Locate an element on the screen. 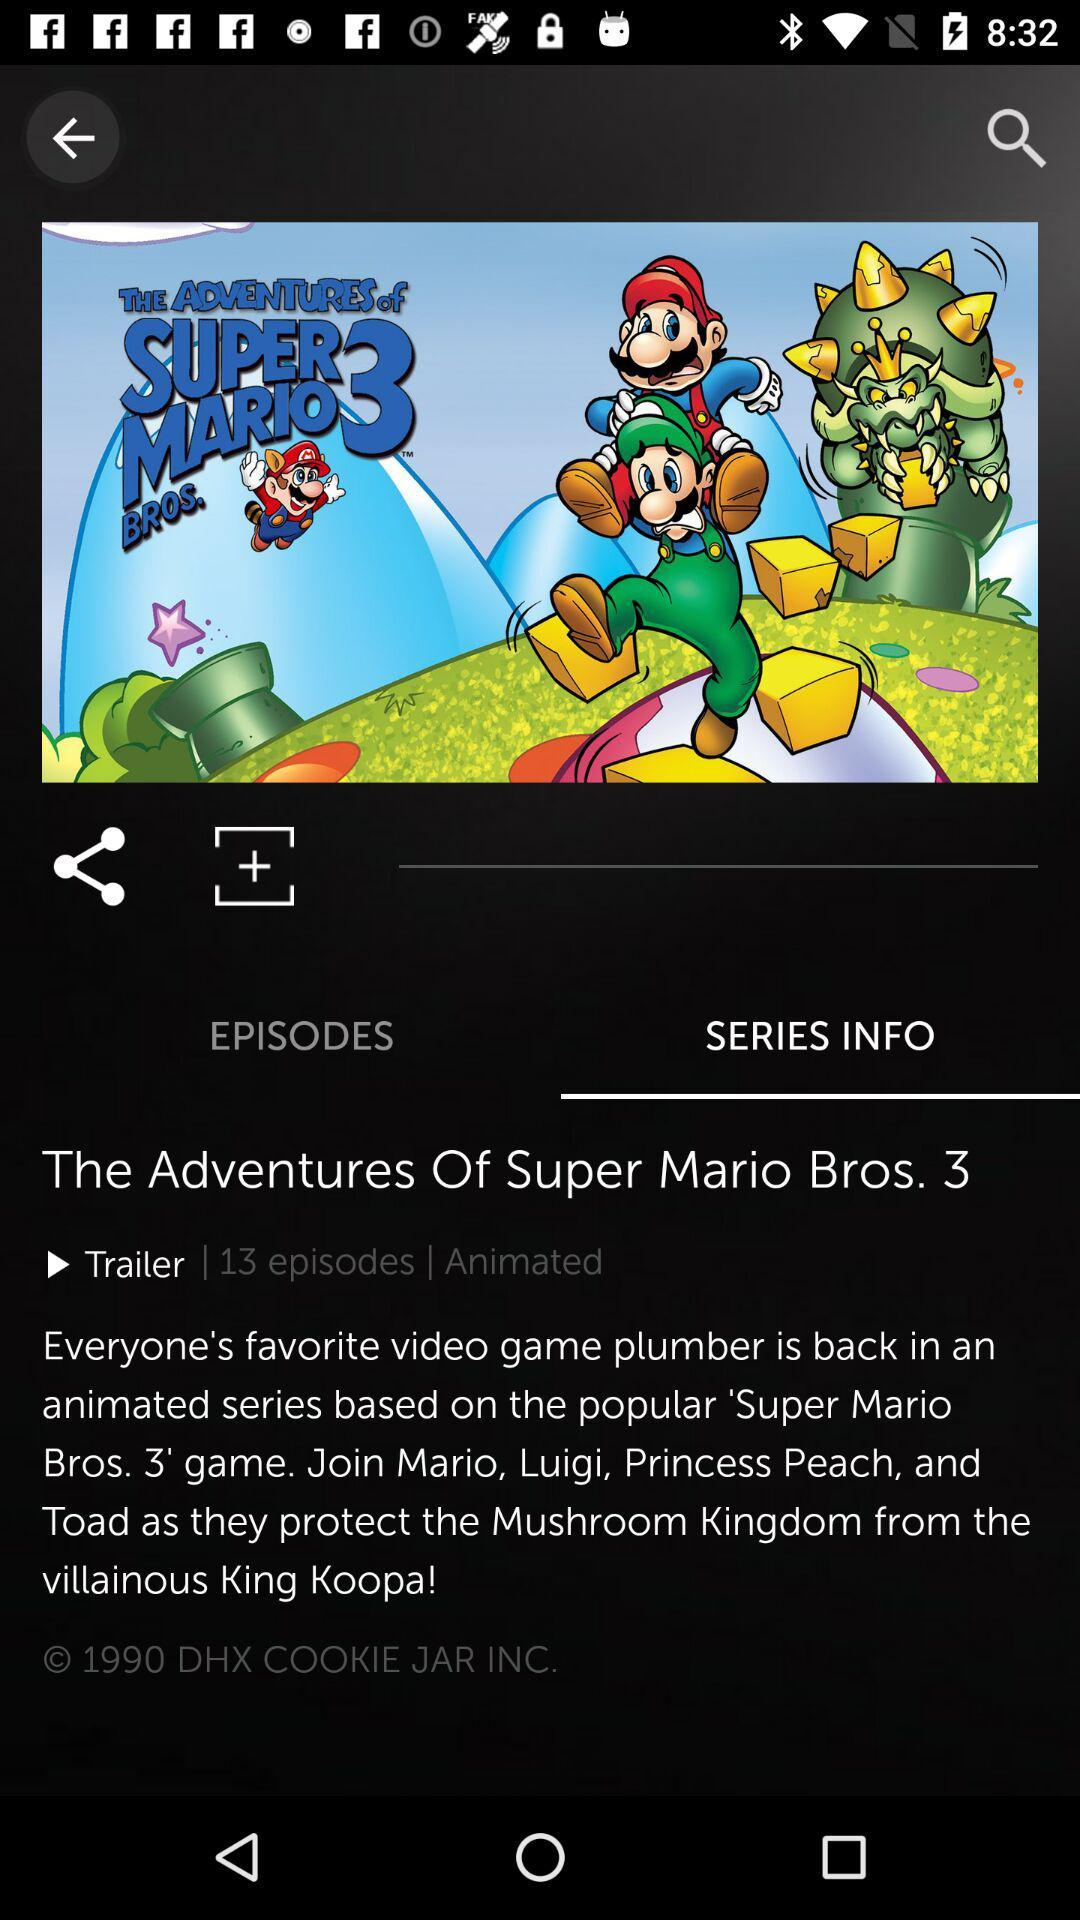  the series info option is located at coordinates (882, 967).